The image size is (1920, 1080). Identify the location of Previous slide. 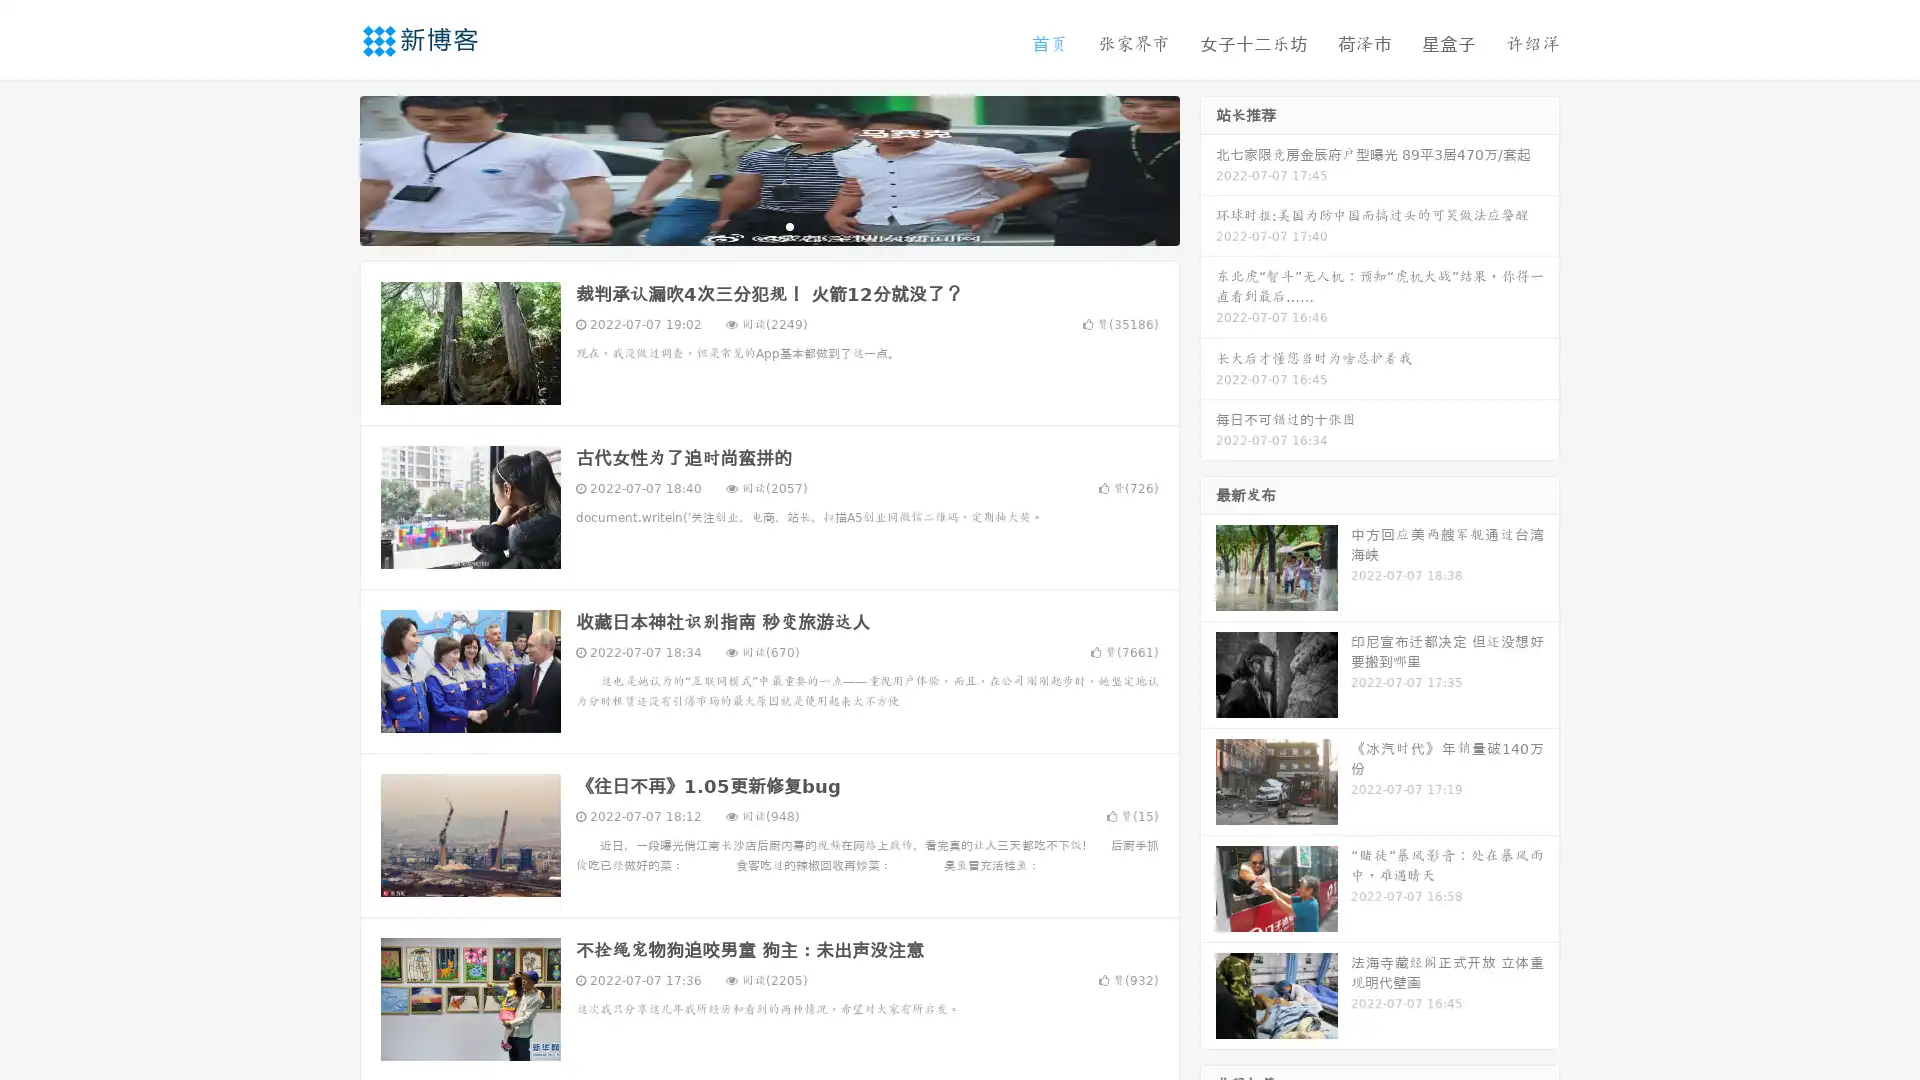
(330, 168).